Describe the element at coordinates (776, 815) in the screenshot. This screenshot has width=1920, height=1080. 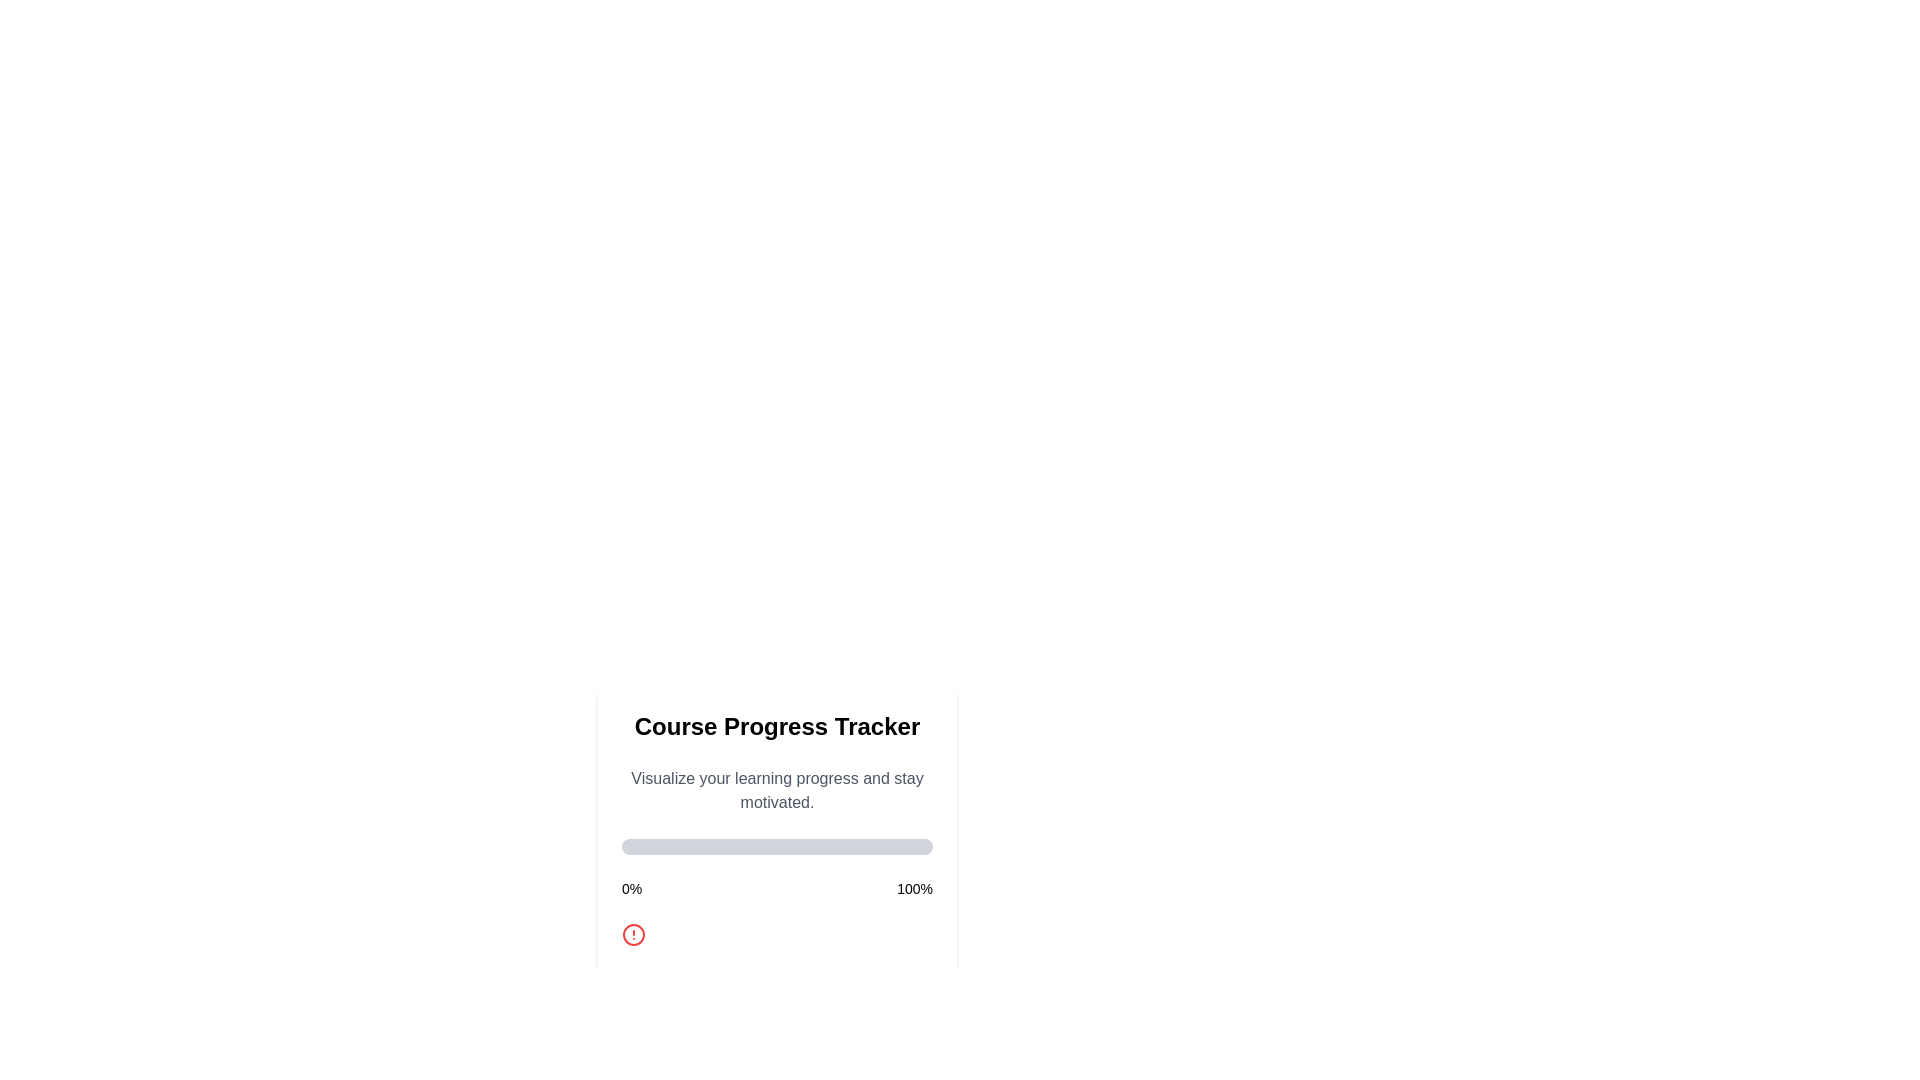
I see `the dialog box titled 'Course Progress Tracker' which contains a progress bar and the button labeled 'Progress'` at that location.